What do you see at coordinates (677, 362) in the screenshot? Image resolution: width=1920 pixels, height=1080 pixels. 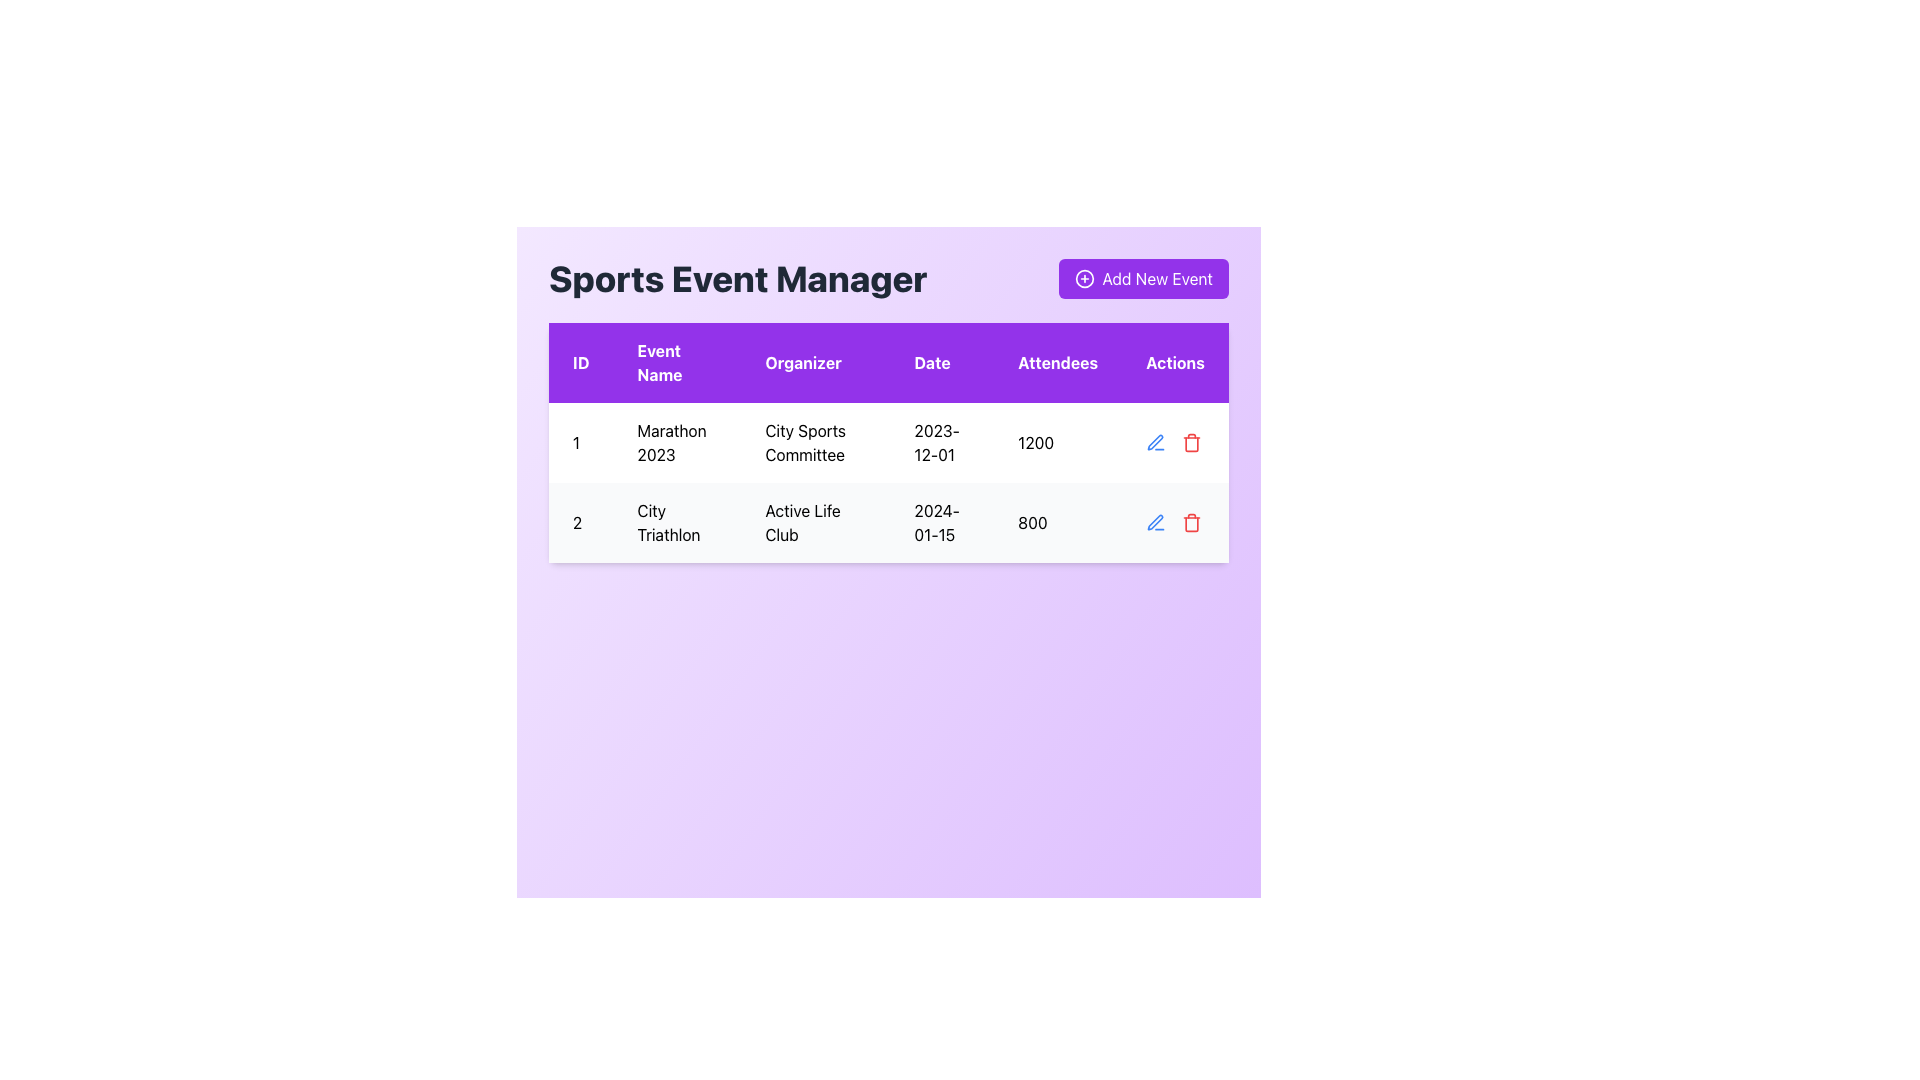 I see `the 'Event Name' label element with a purple background and white text that is centrally aligned within the header row of the data table` at bounding box center [677, 362].